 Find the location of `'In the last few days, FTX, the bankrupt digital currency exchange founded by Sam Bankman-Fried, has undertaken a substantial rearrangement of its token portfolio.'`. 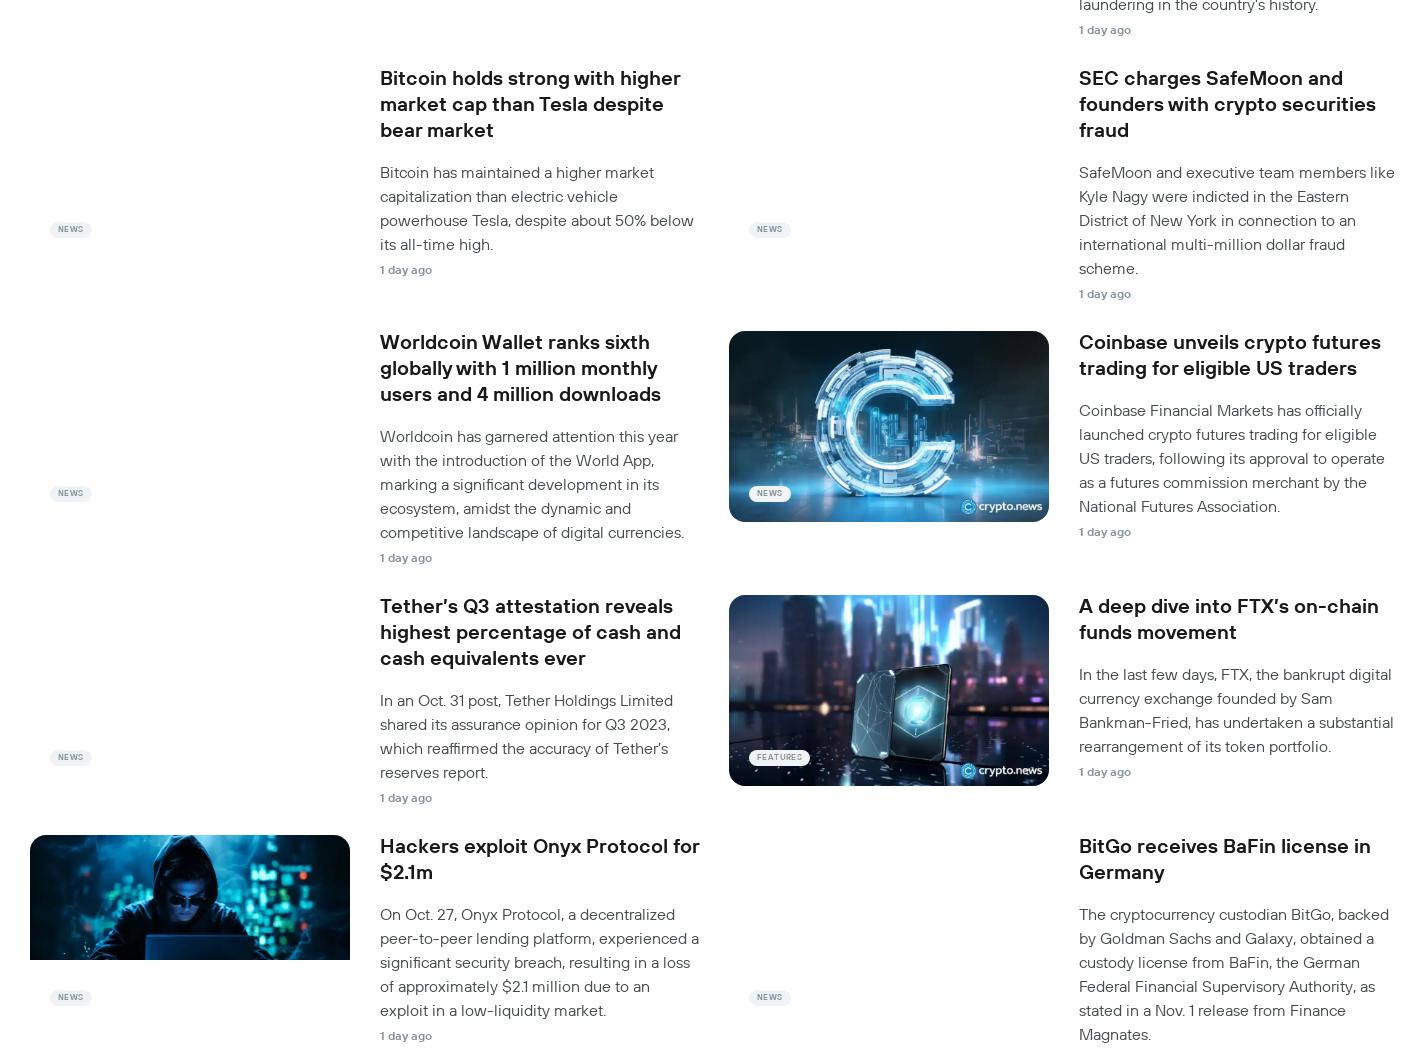

'In the last few days, FTX, the bankrupt digital currency exchange founded by Sam Bankman-Fried, has undertaken a substantial rearrangement of its token portfolio.' is located at coordinates (1236, 708).